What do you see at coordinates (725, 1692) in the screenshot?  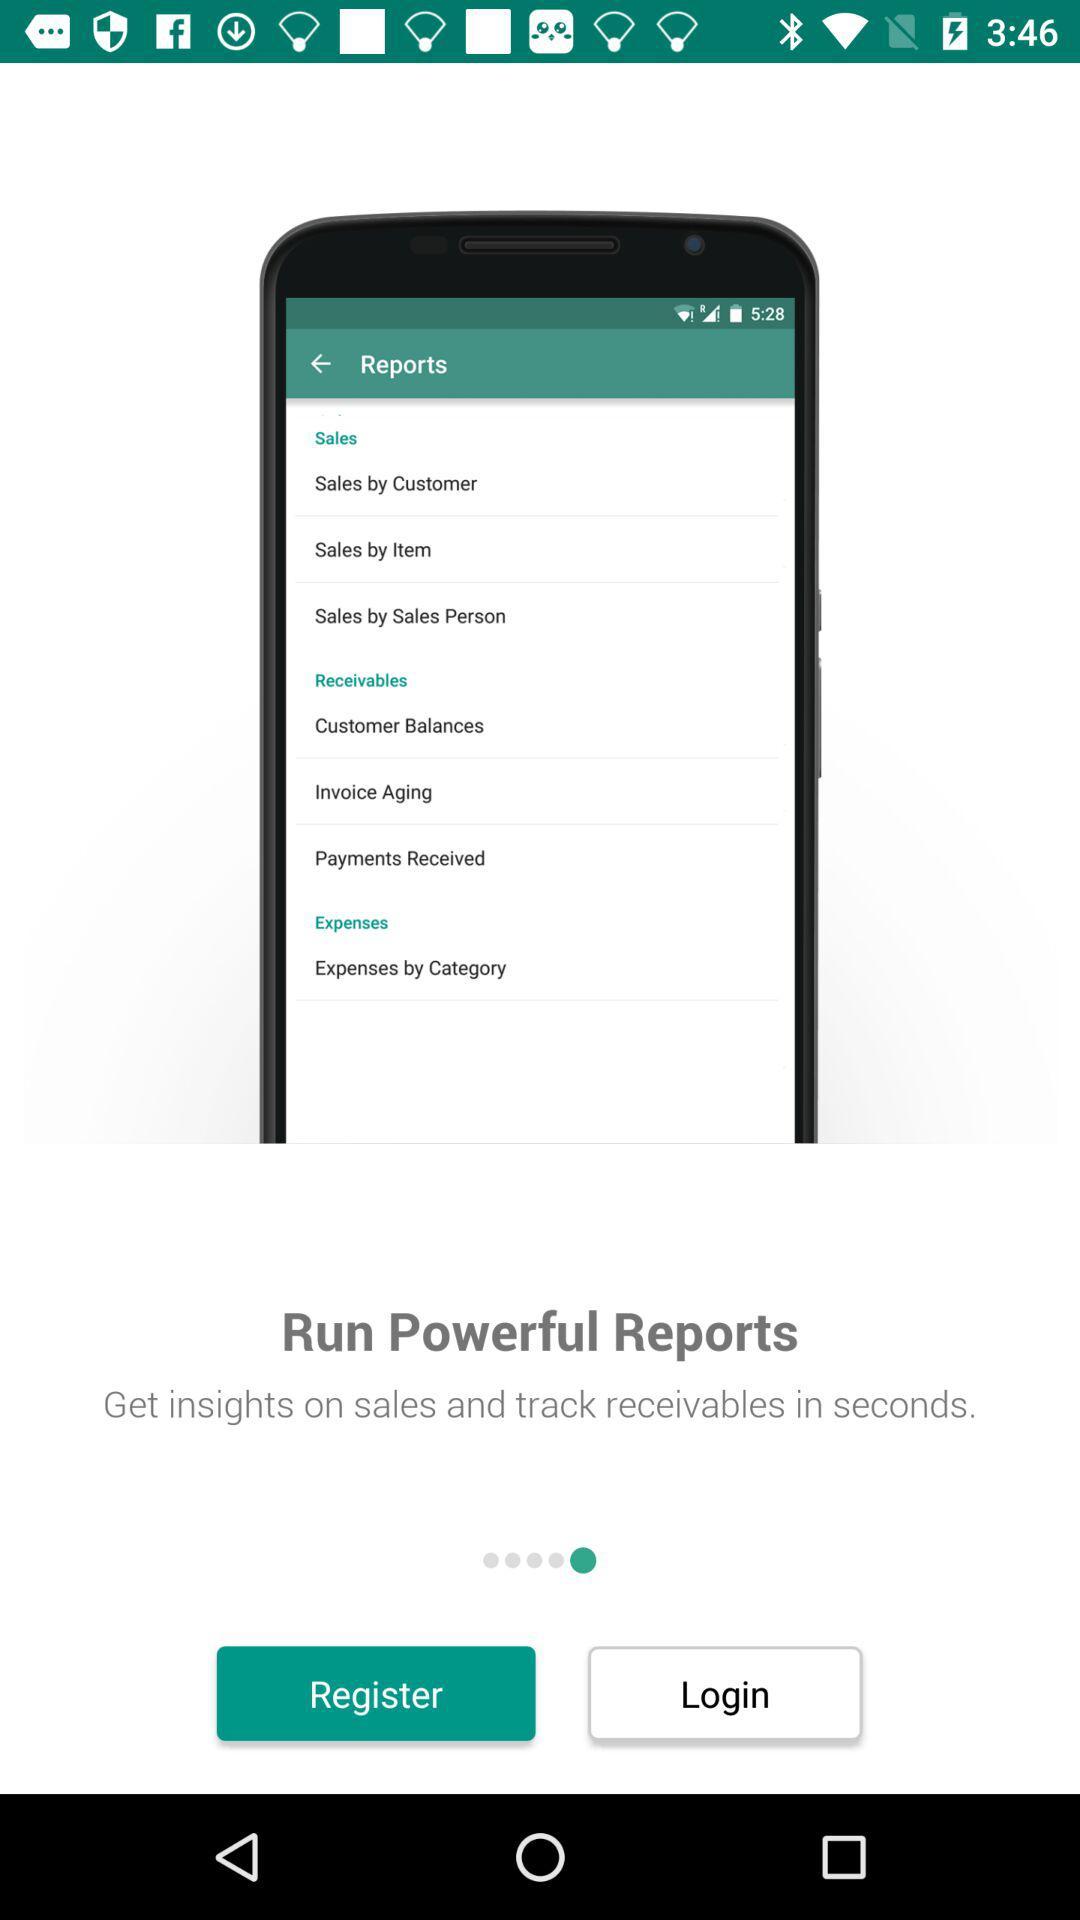 I see `icon to the right of register button` at bounding box center [725, 1692].